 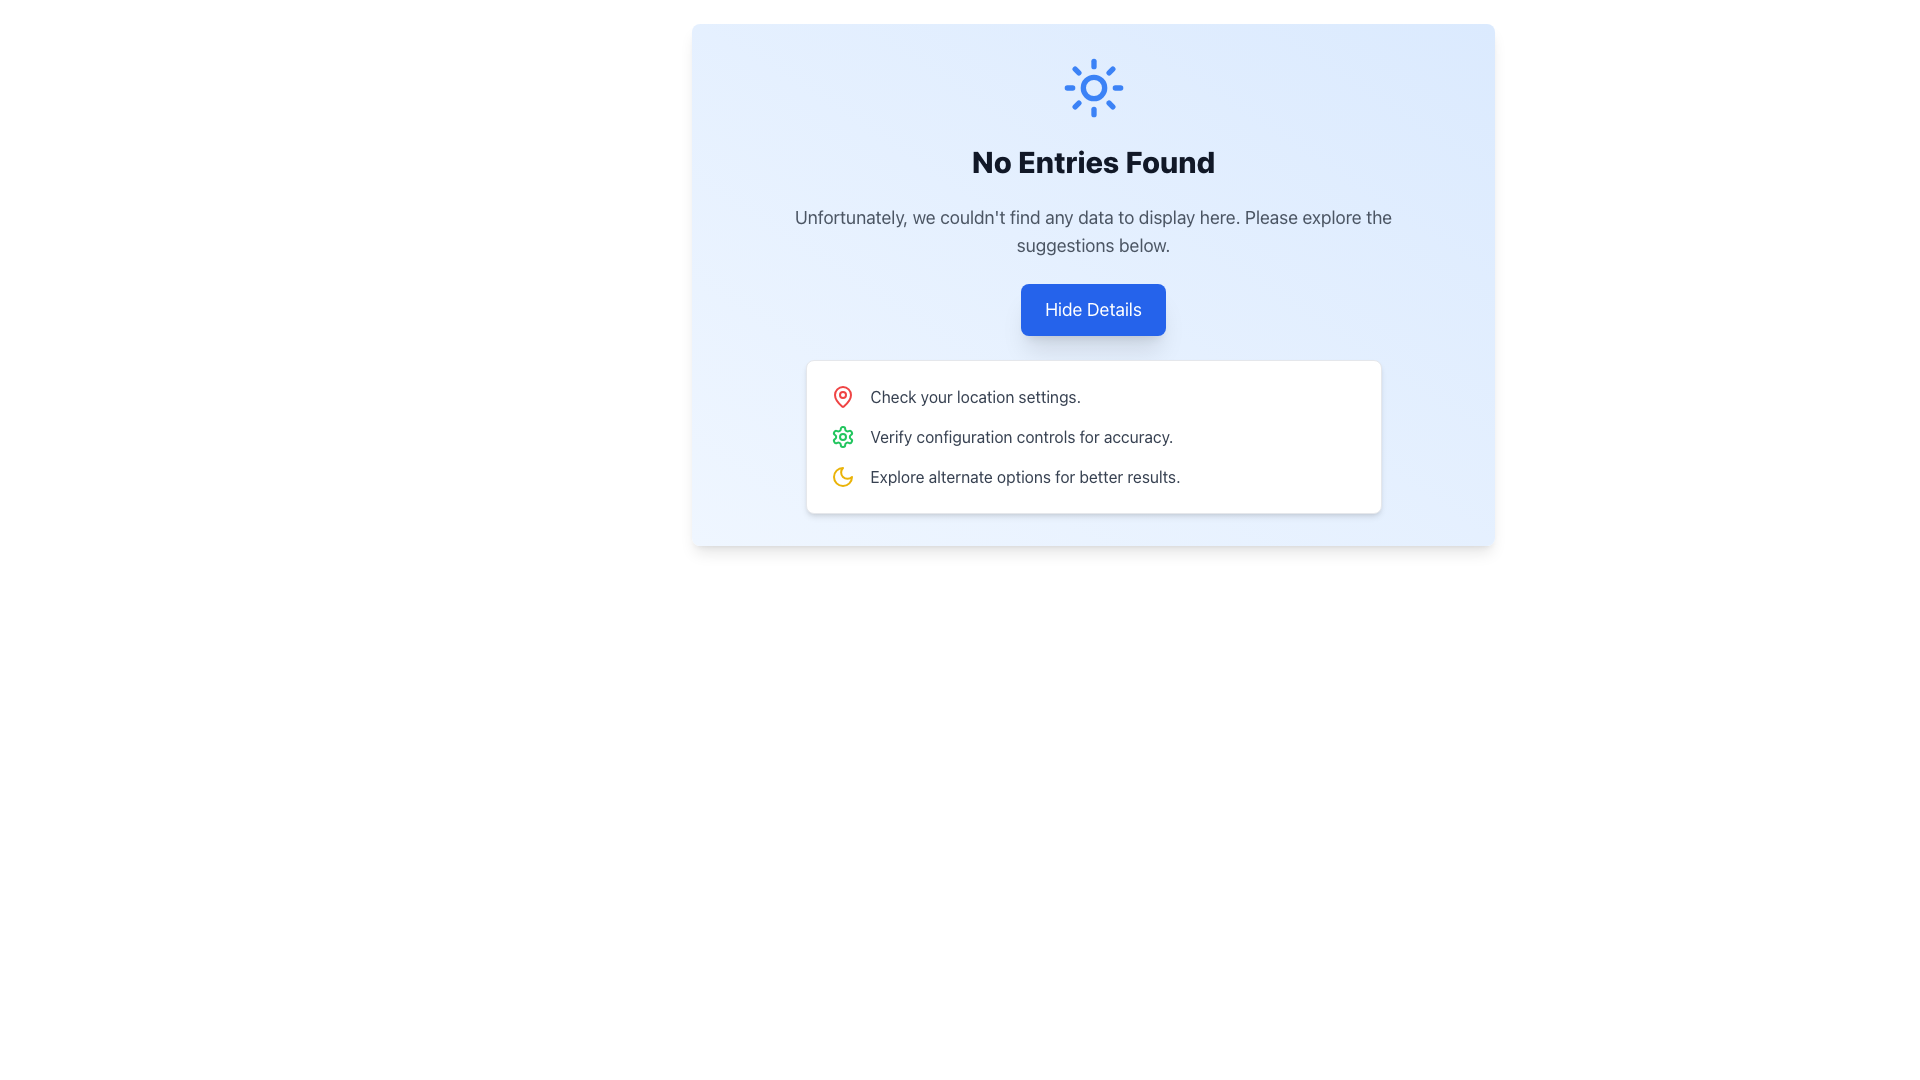 I want to click on text label that contains the phrase 'Verify configuration controls for accuracy.' which is located under a section of suggestions in the interface, so click(x=1021, y=435).